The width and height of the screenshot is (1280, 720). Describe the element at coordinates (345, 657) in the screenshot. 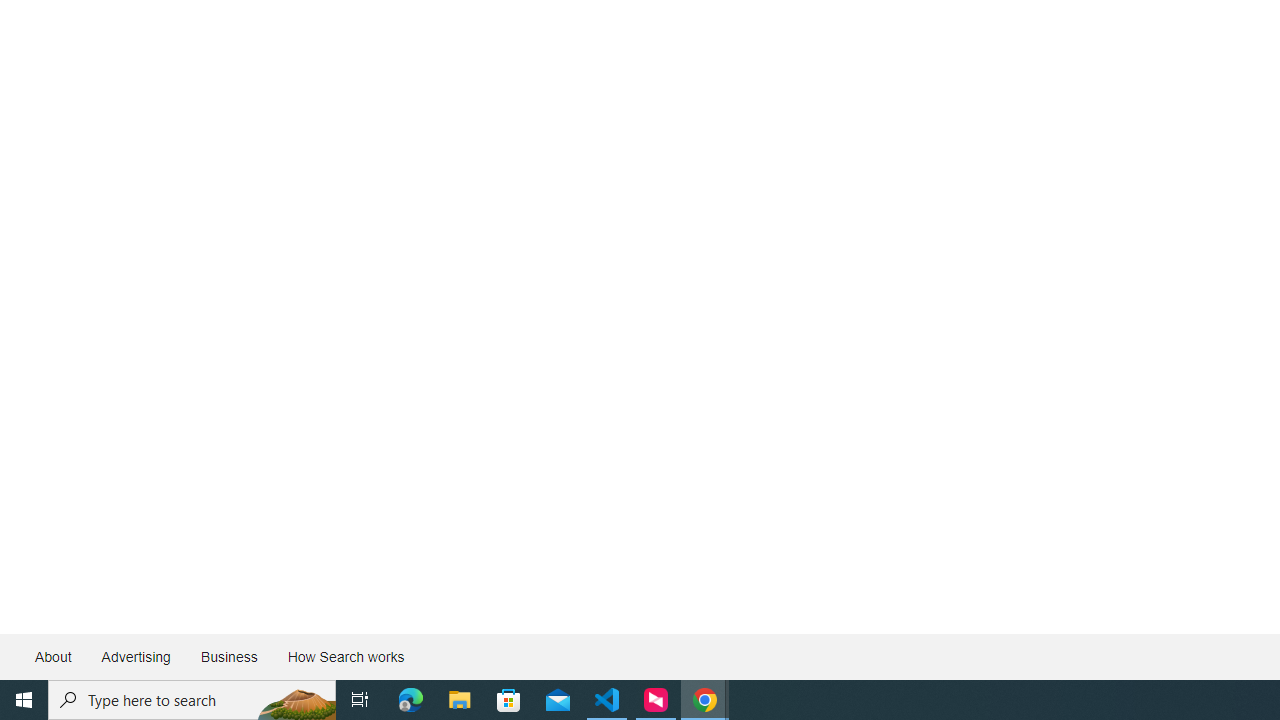

I see `'How Search works'` at that location.